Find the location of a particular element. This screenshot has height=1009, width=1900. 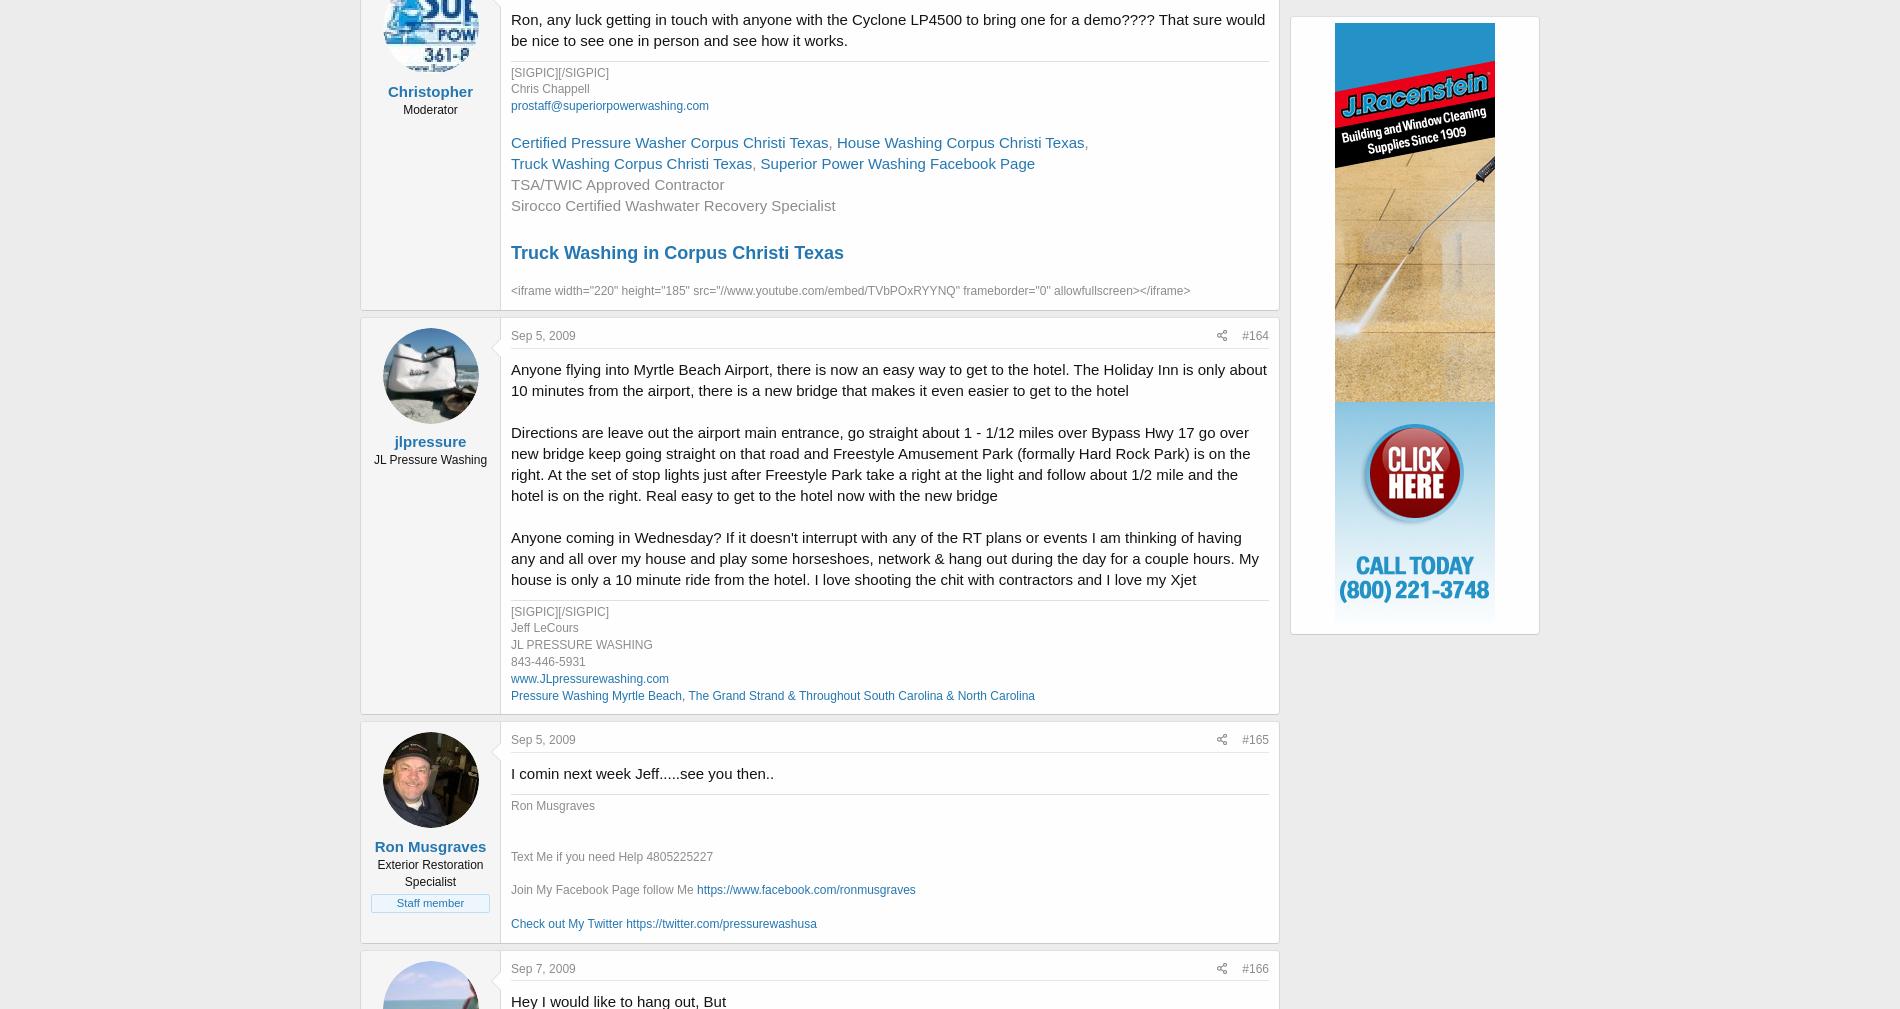

'Text Me if you need Help 4805225227' is located at coordinates (611, 856).